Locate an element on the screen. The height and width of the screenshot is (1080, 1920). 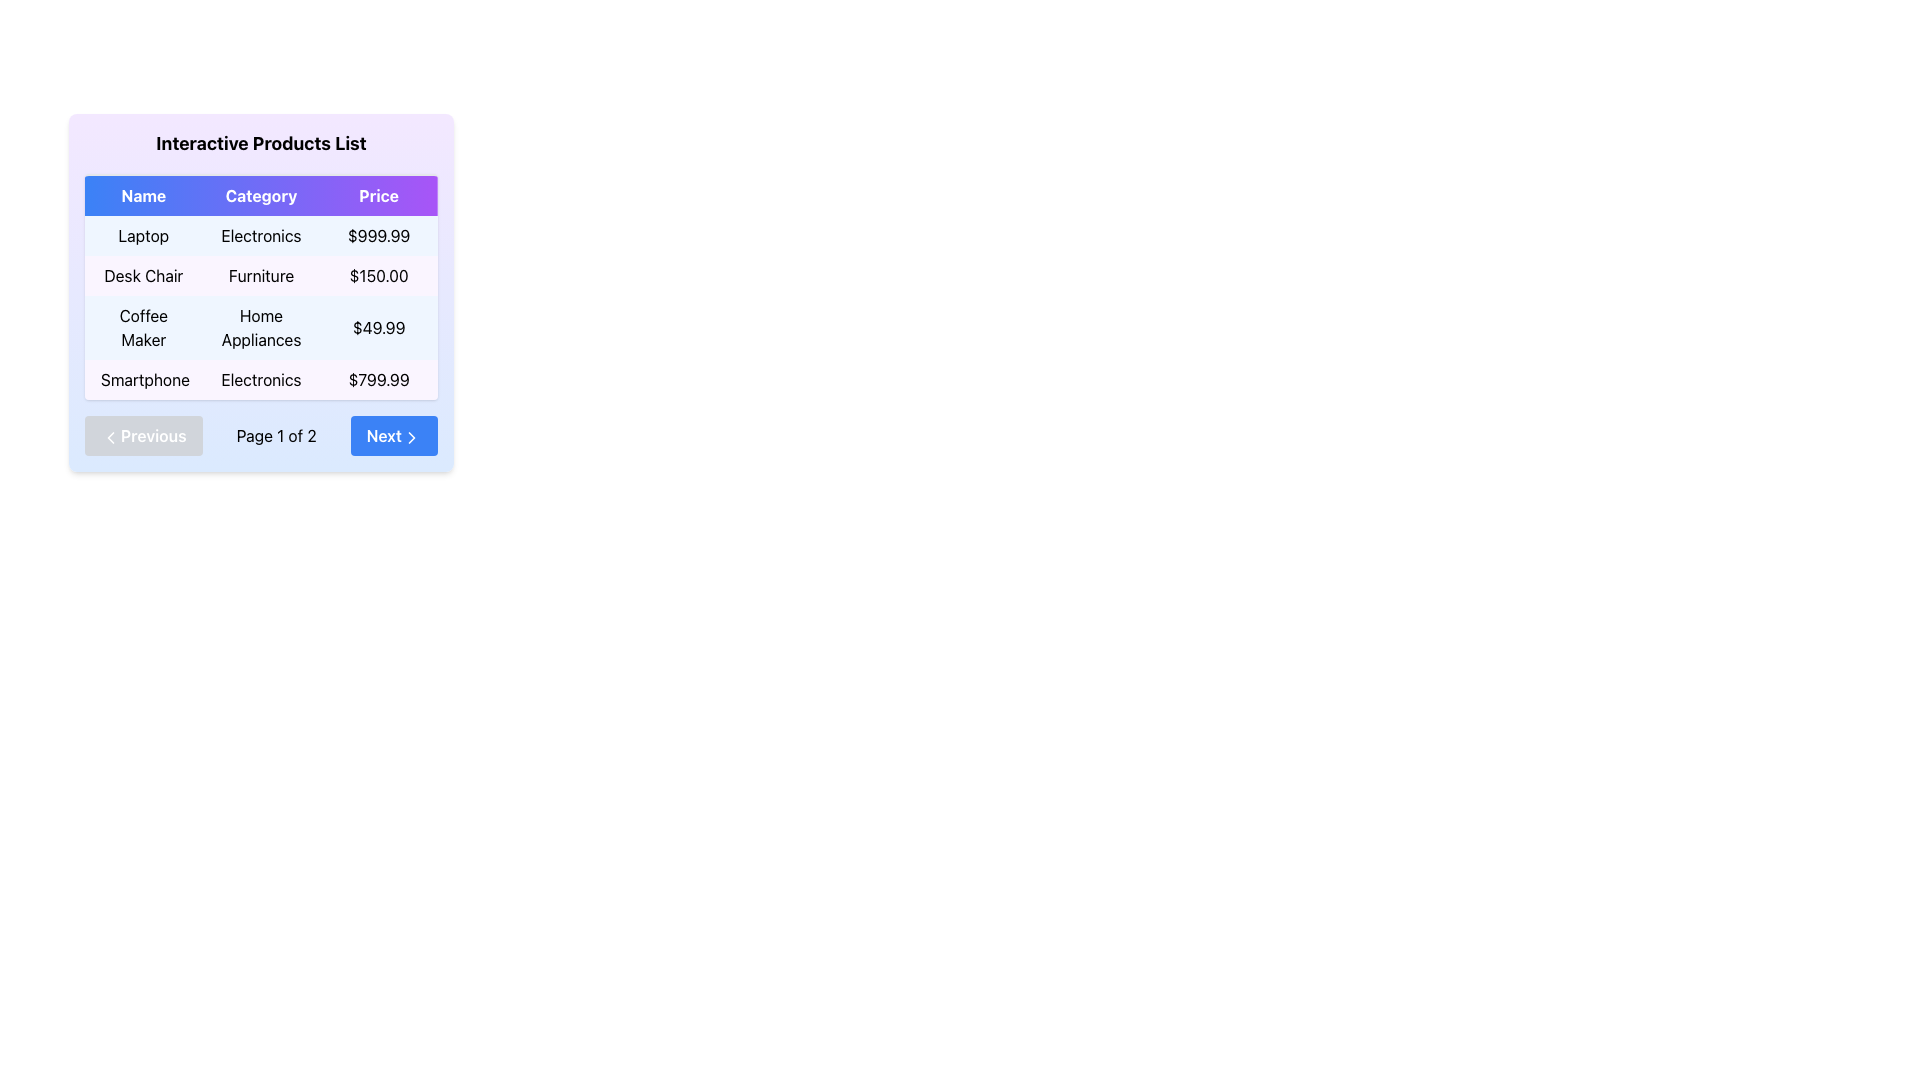
the first row of the 'Interactive Products List' table is located at coordinates (260, 234).